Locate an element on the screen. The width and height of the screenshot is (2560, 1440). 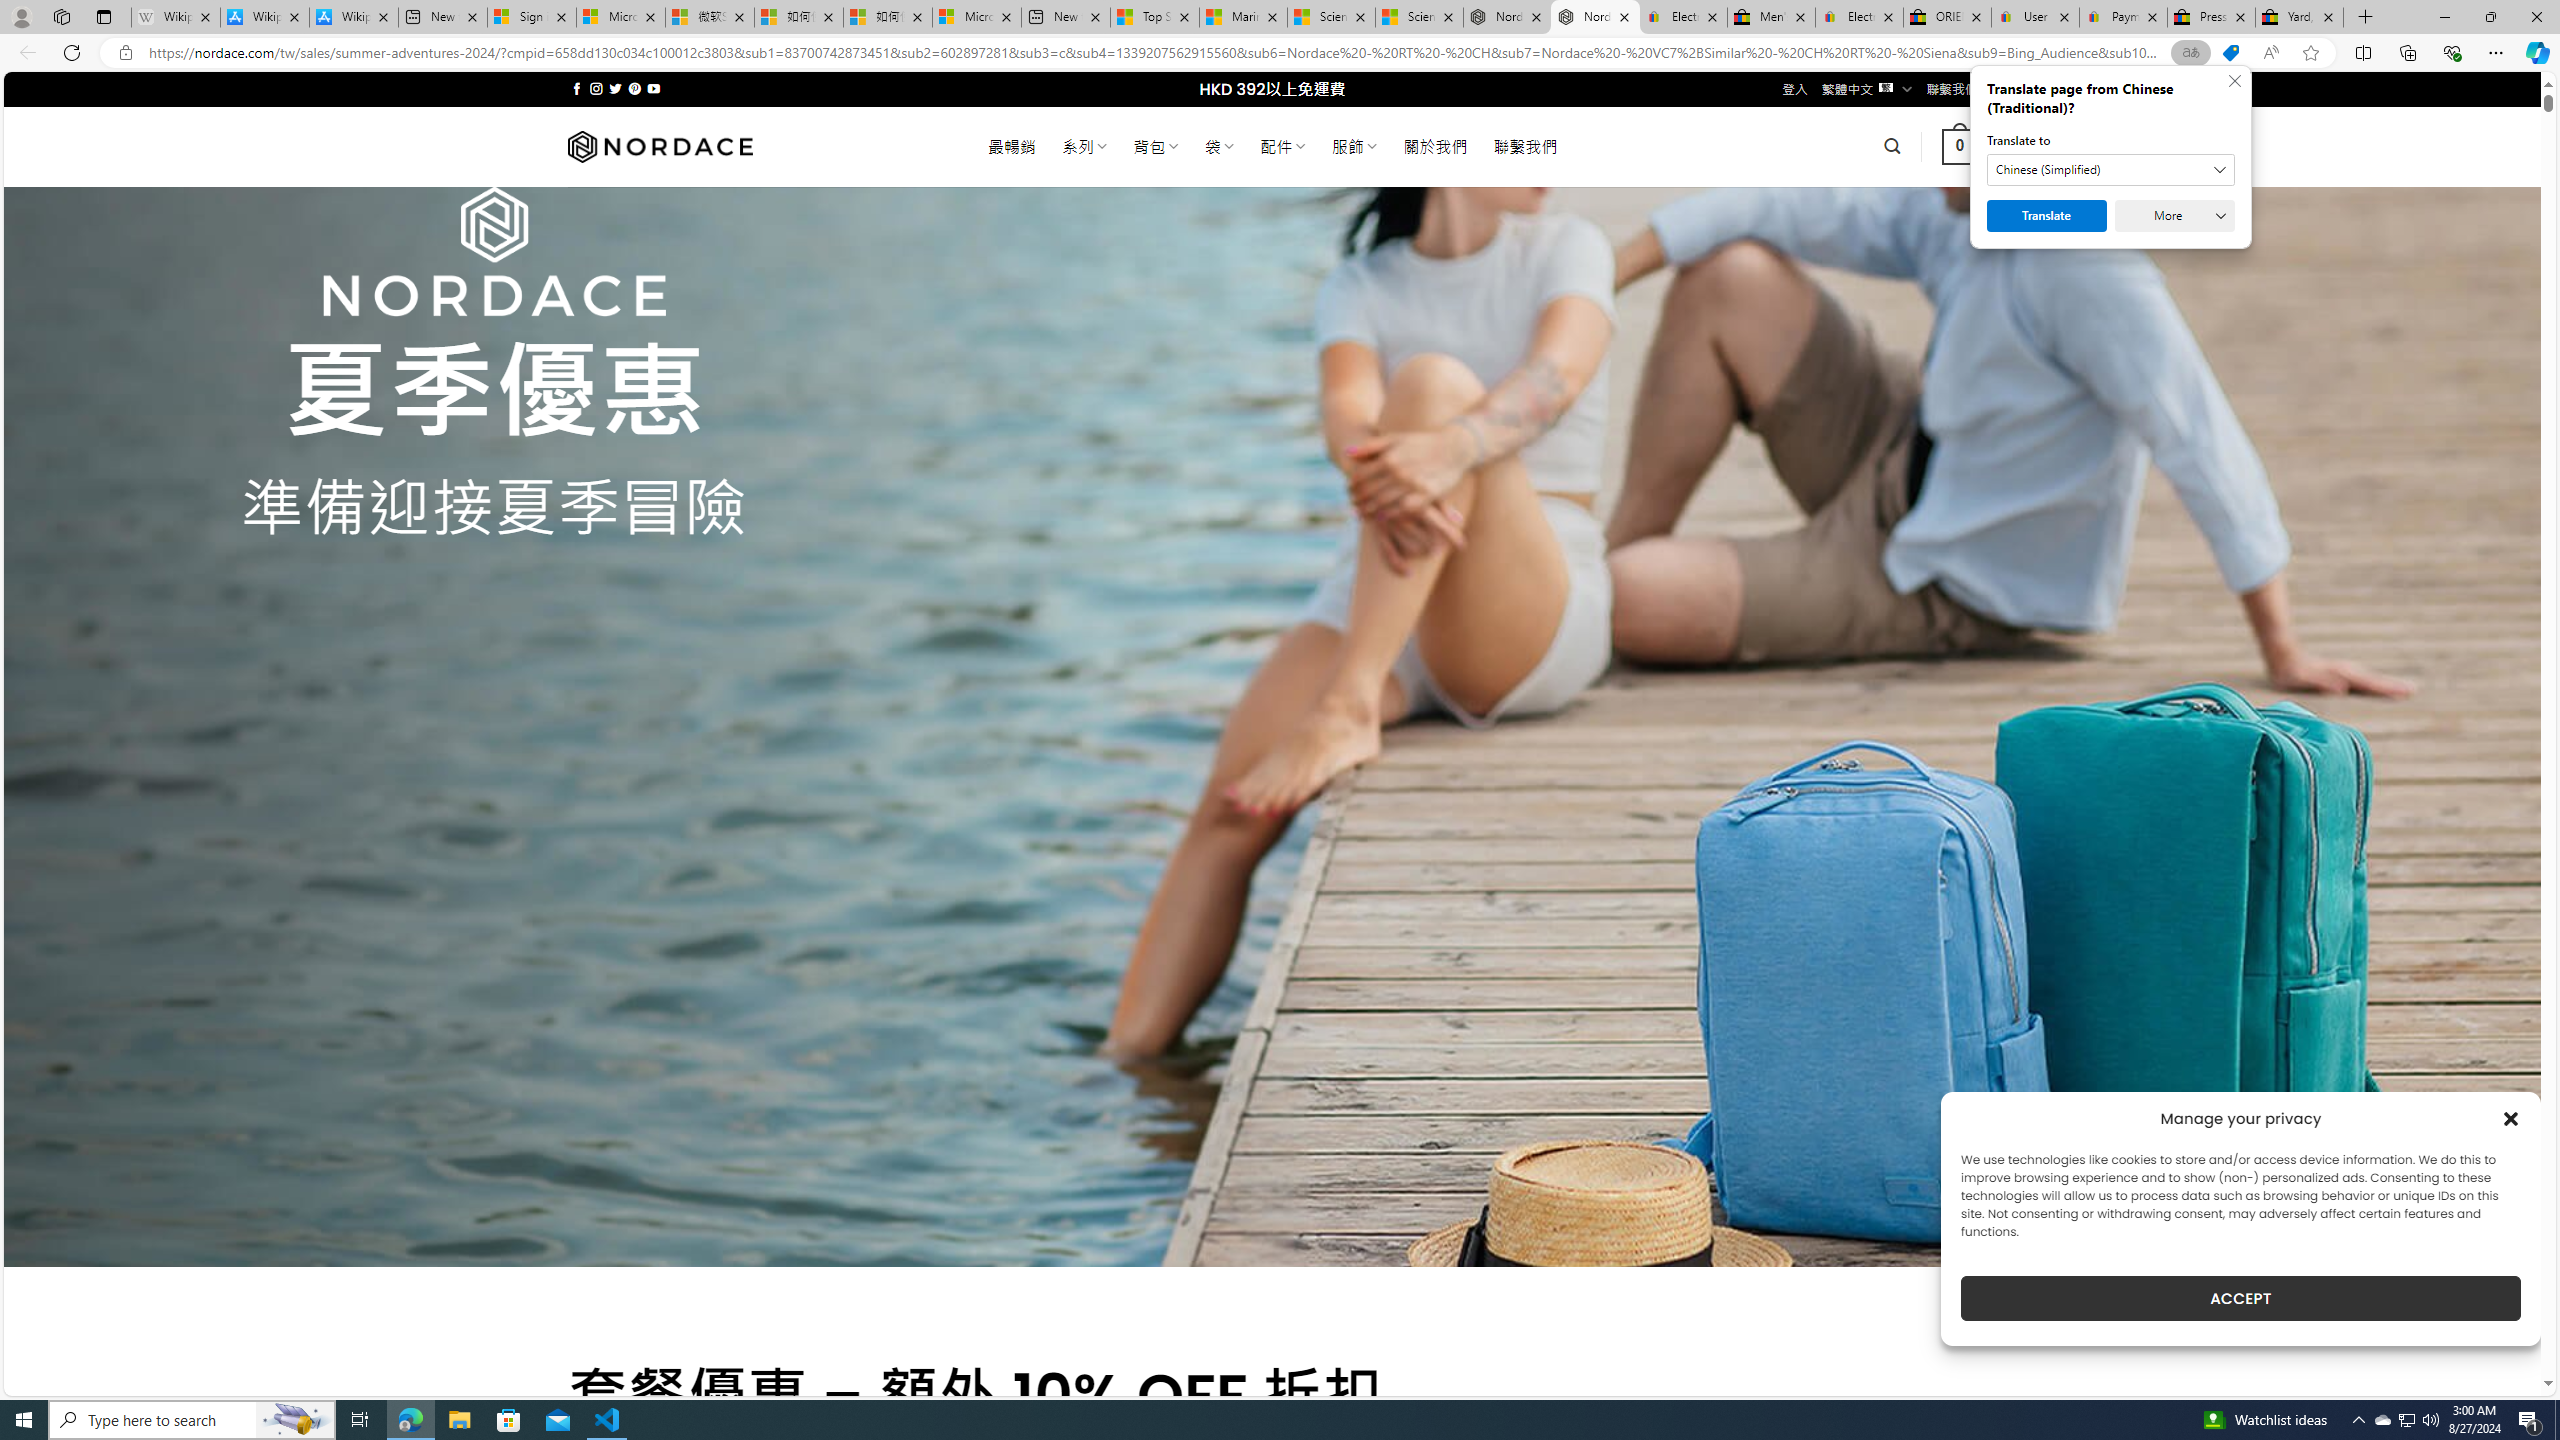
'Class: cmplz-close' is located at coordinates (2511, 1118).